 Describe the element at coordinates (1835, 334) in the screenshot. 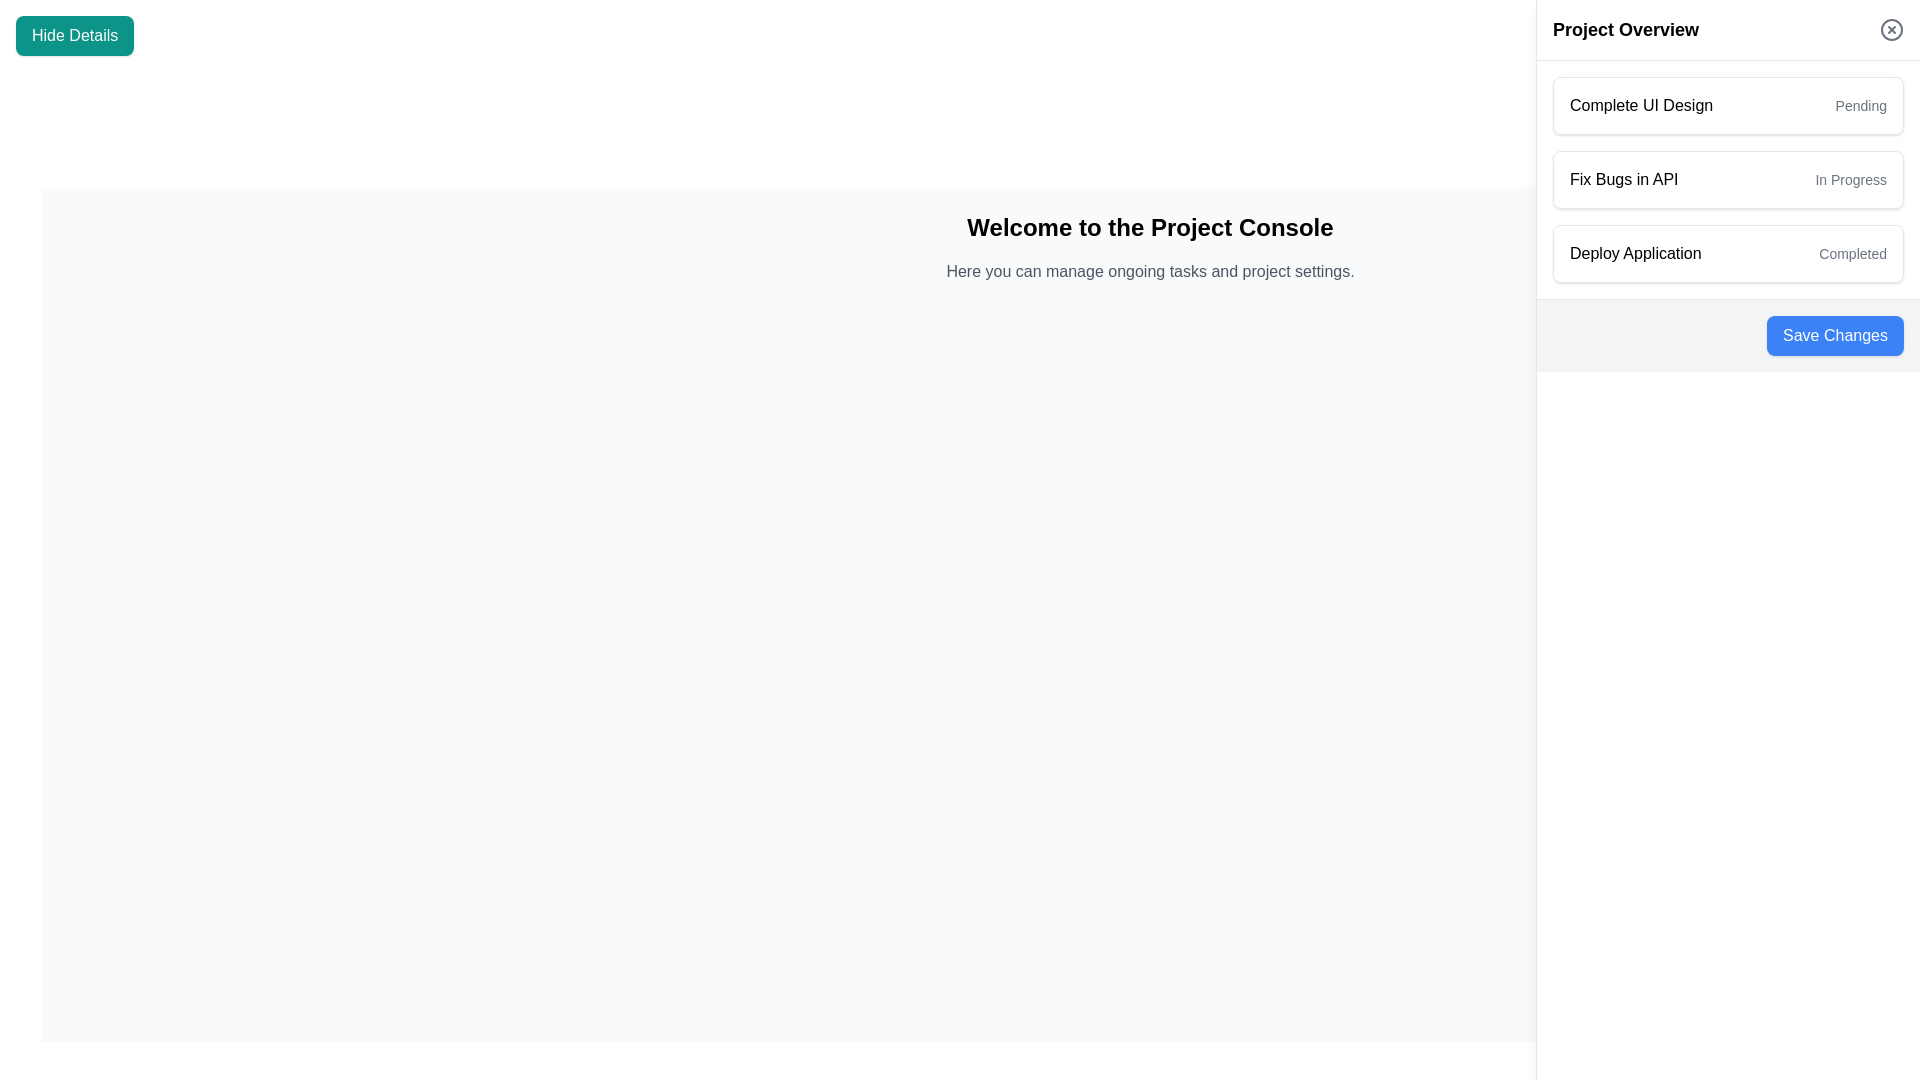

I see `the 'Save Changes' button, which is a rectangular button with a blue background and white text, located in the 'Project Overview' panel at the lower-right corner` at that location.